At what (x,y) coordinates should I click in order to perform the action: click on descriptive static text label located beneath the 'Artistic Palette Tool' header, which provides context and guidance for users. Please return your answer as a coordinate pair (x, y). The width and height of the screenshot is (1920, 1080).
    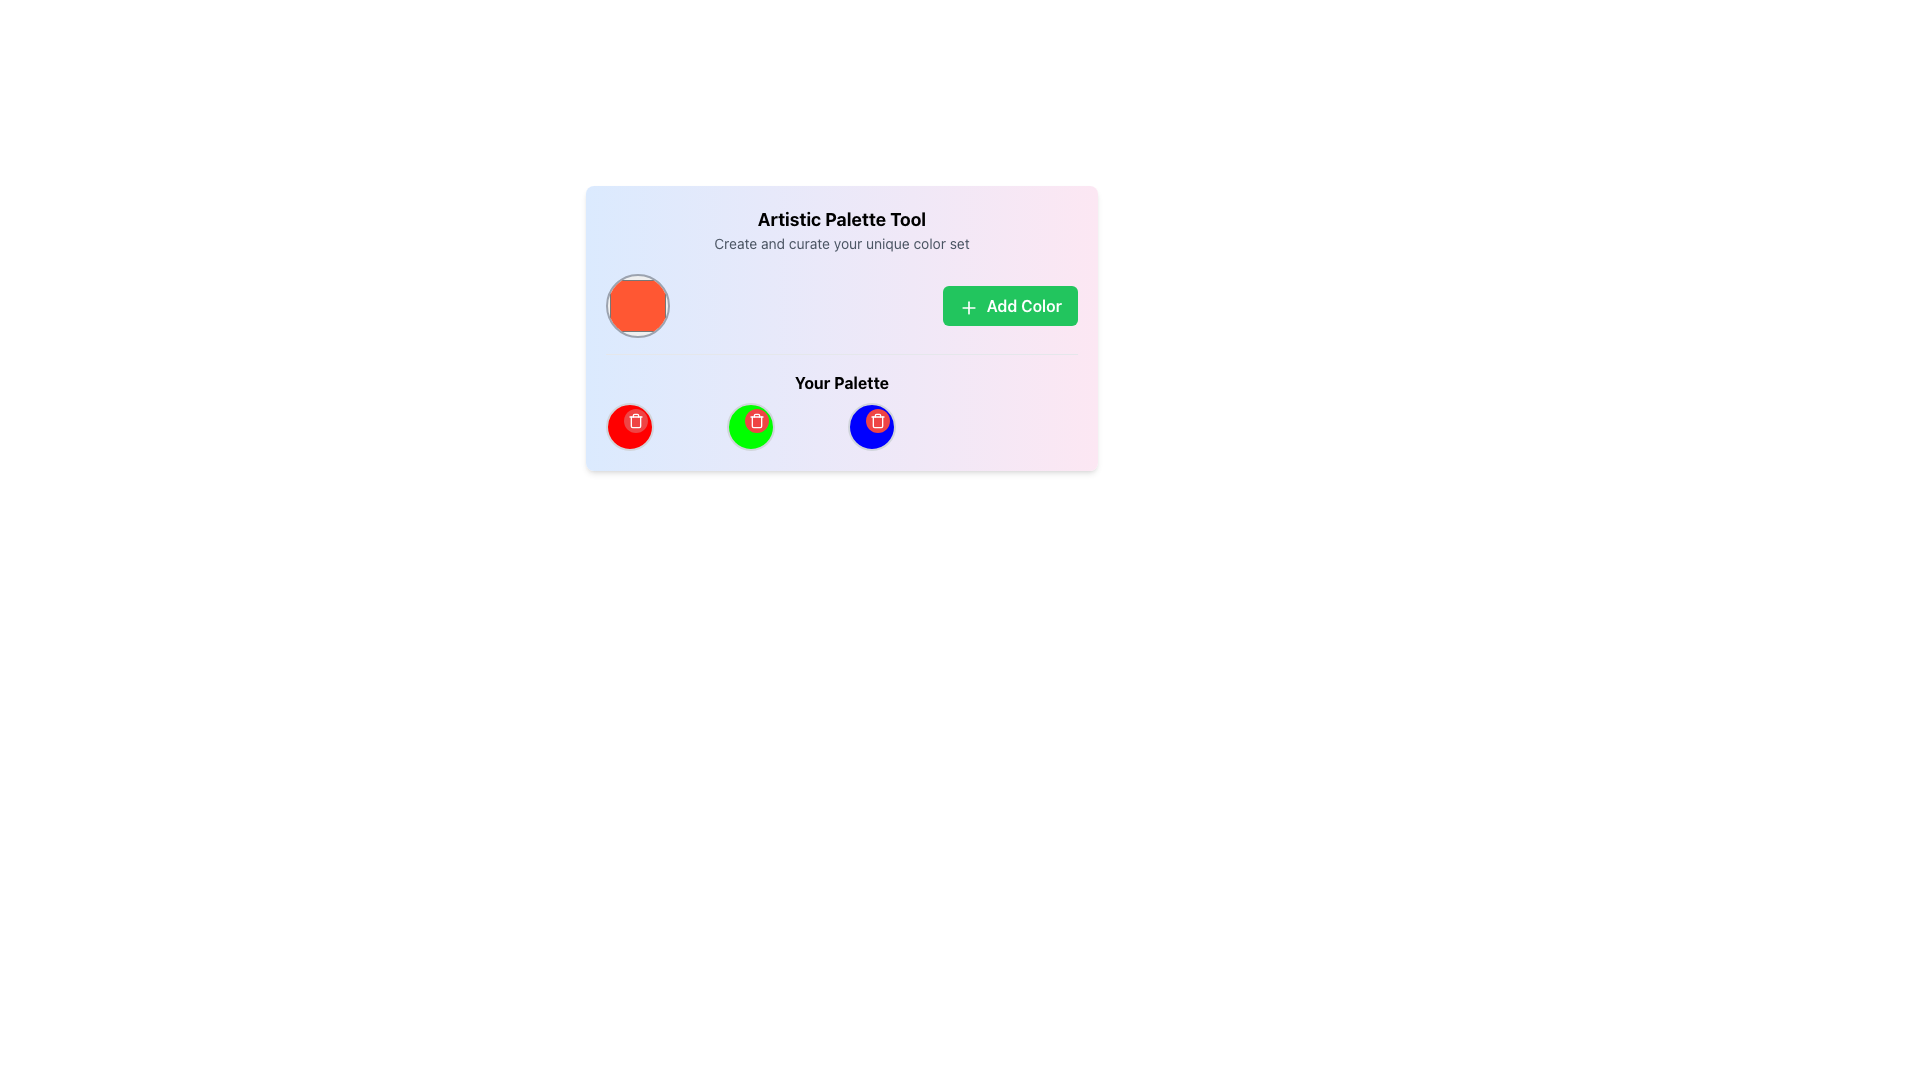
    Looking at the image, I should click on (841, 242).